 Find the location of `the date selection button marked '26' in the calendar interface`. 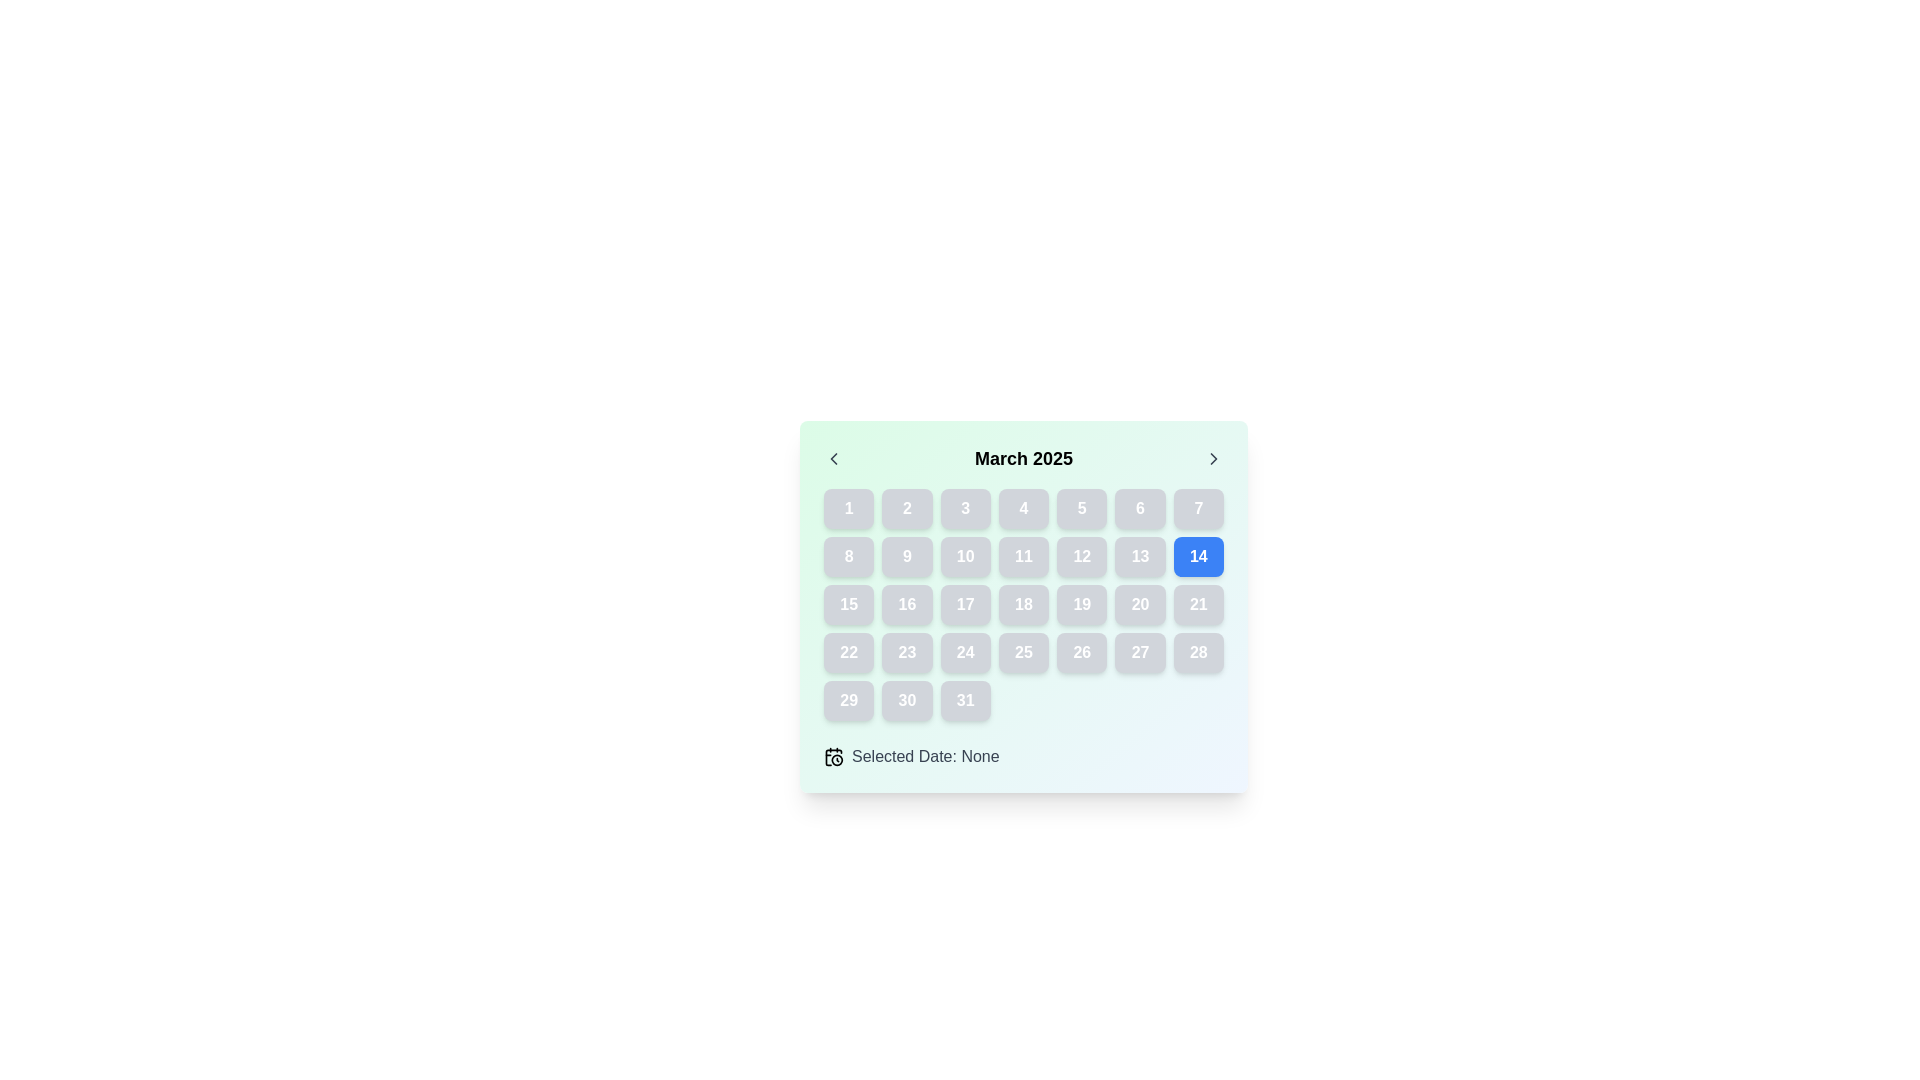

the date selection button marked '26' in the calendar interface is located at coordinates (1081, 652).